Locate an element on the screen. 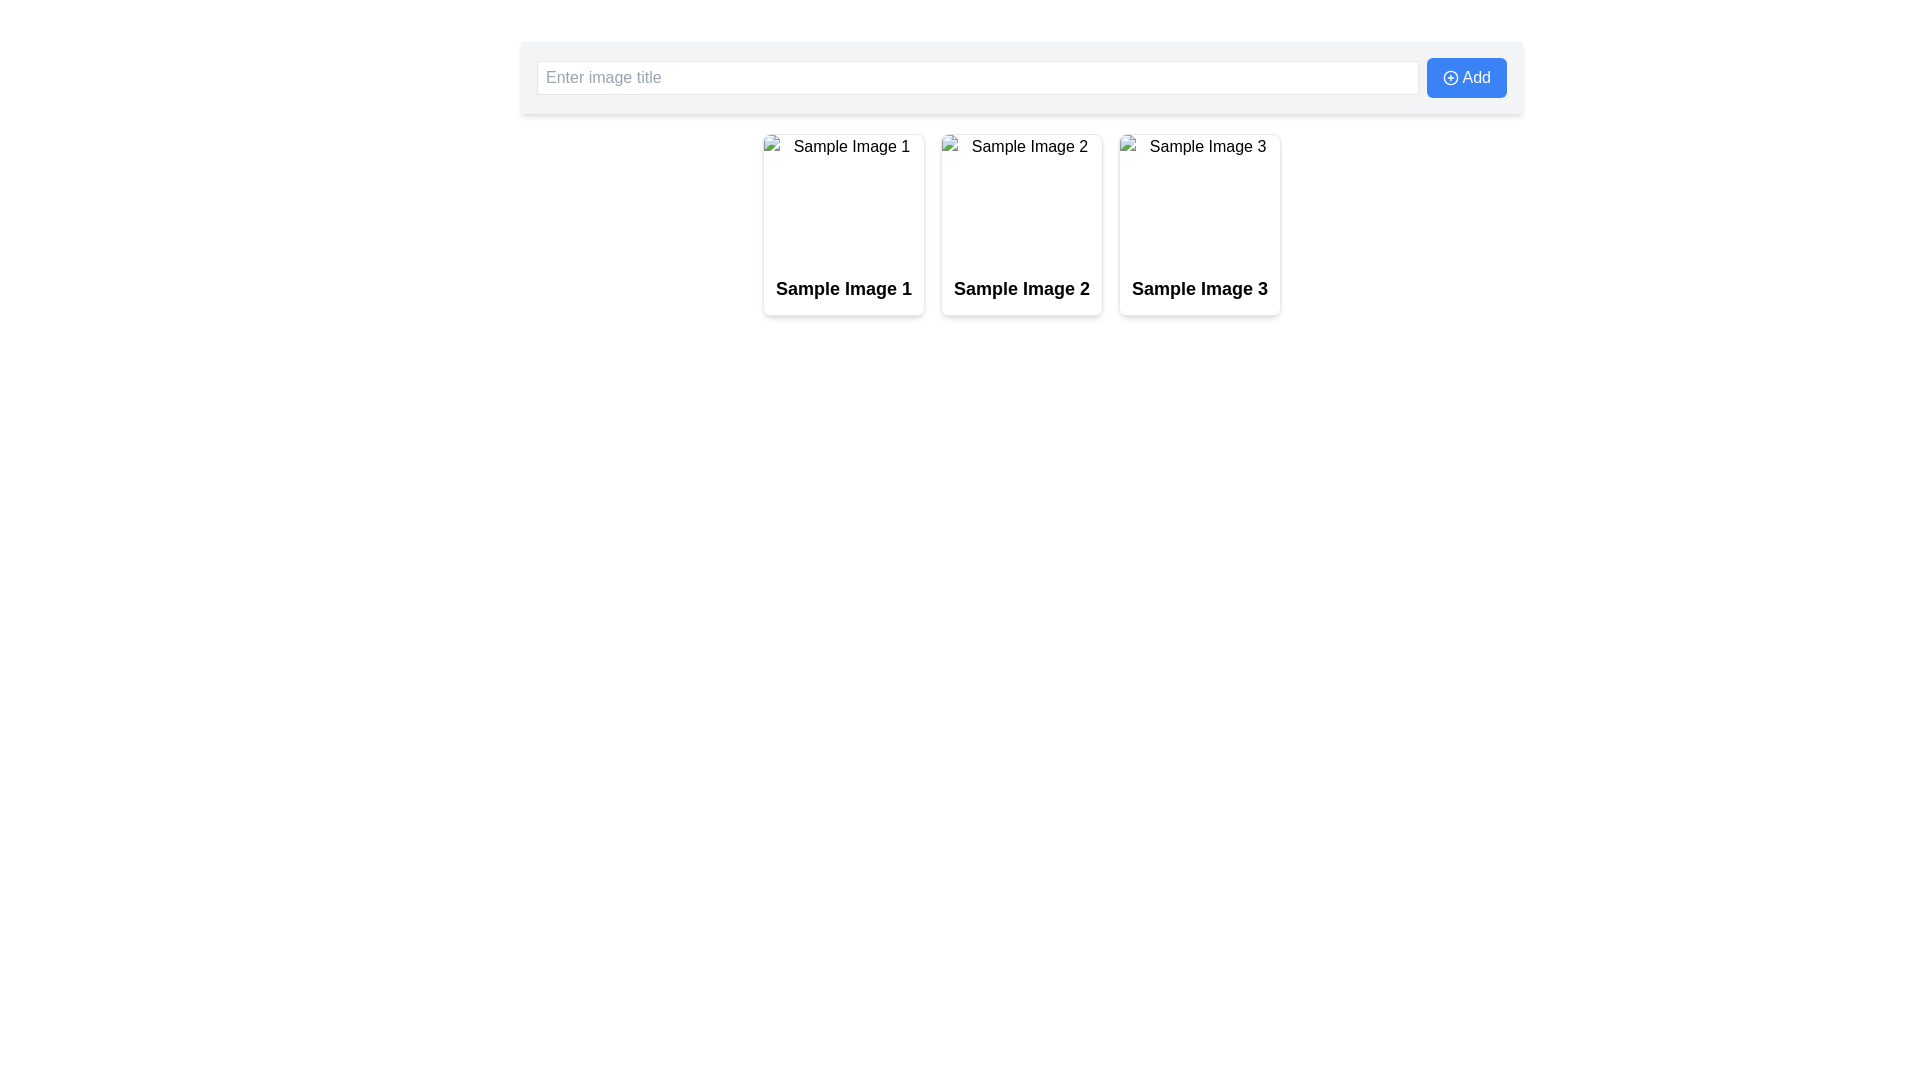 The image size is (1920, 1080). text label that serves as the title for the associated card, which is the first card in a horizontal sequence below a text input box is located at coordinates (843, 289).